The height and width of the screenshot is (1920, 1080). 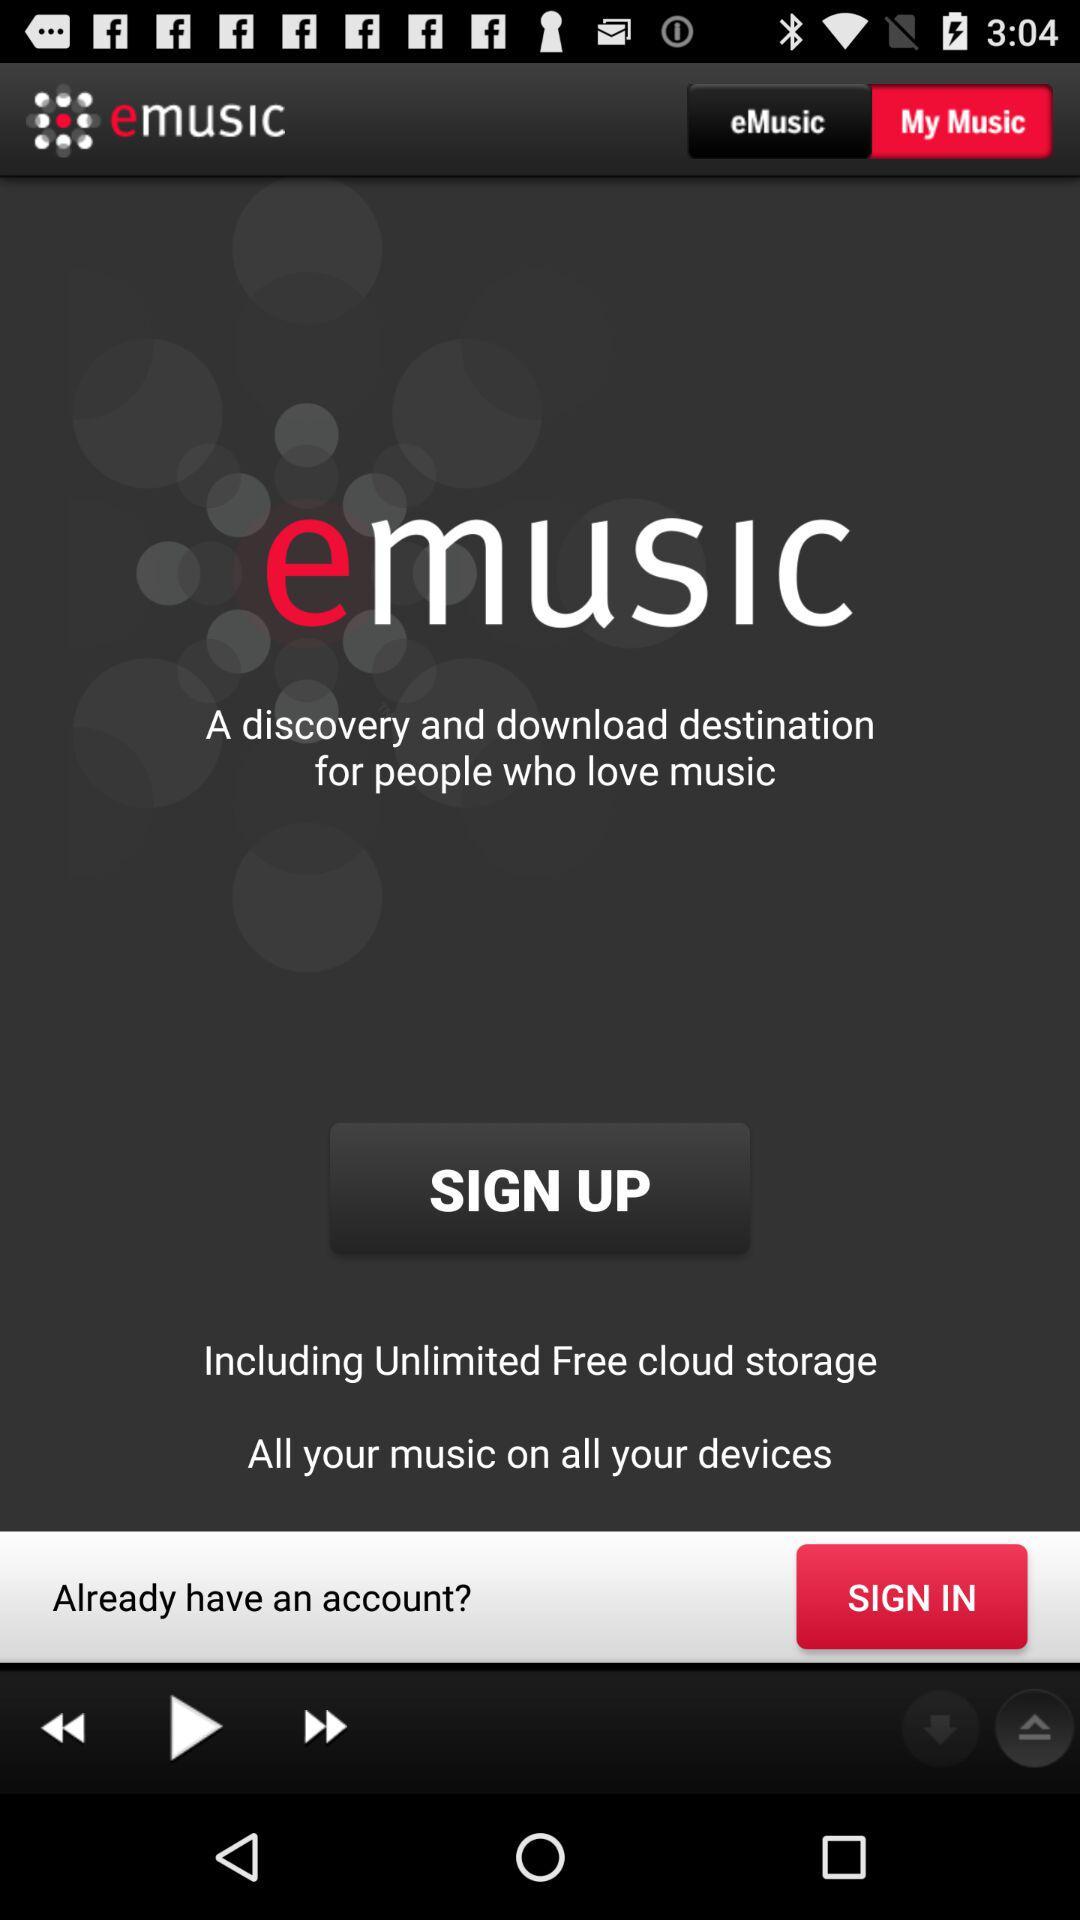 What do you see at coordinates (324, 1849) in the screenshot?
I see `the av_forward icon` at bounding box center [324, 1849].